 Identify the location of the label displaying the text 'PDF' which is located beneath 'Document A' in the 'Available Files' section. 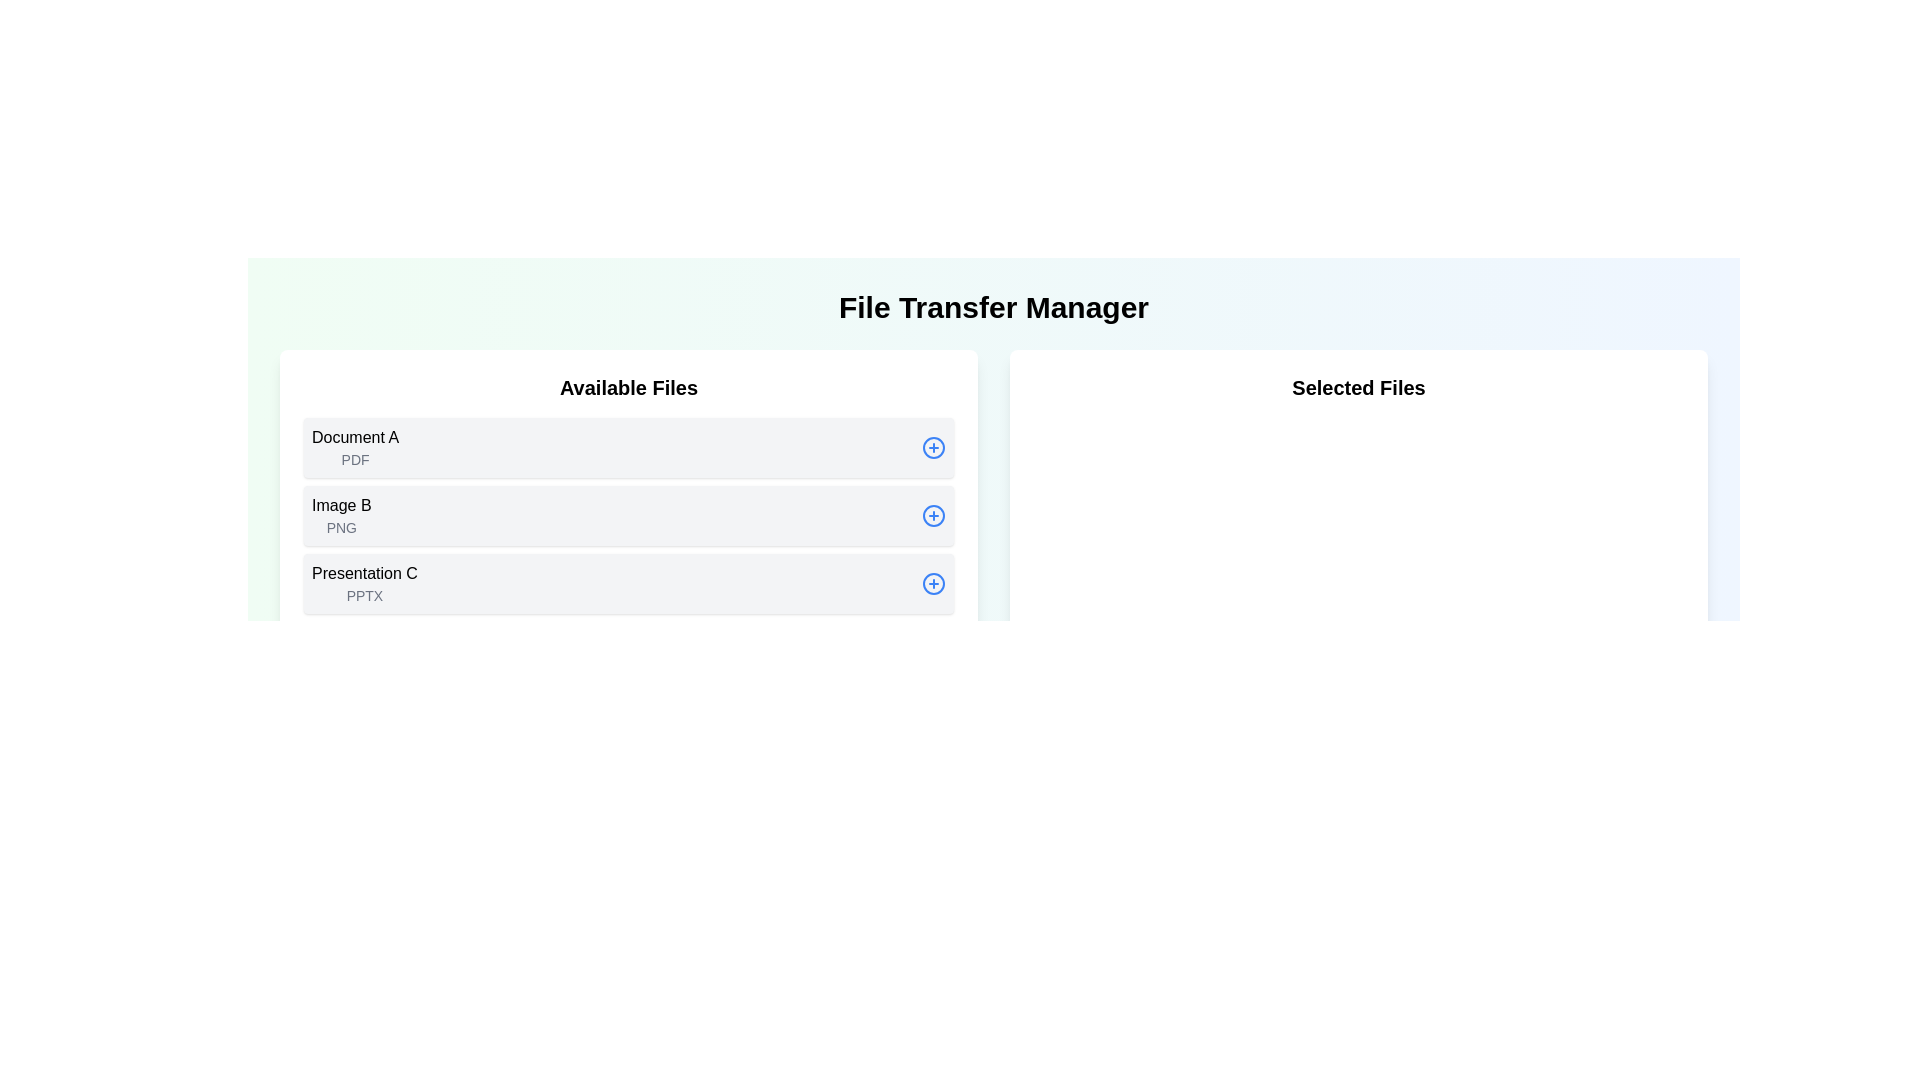
(355, 459).